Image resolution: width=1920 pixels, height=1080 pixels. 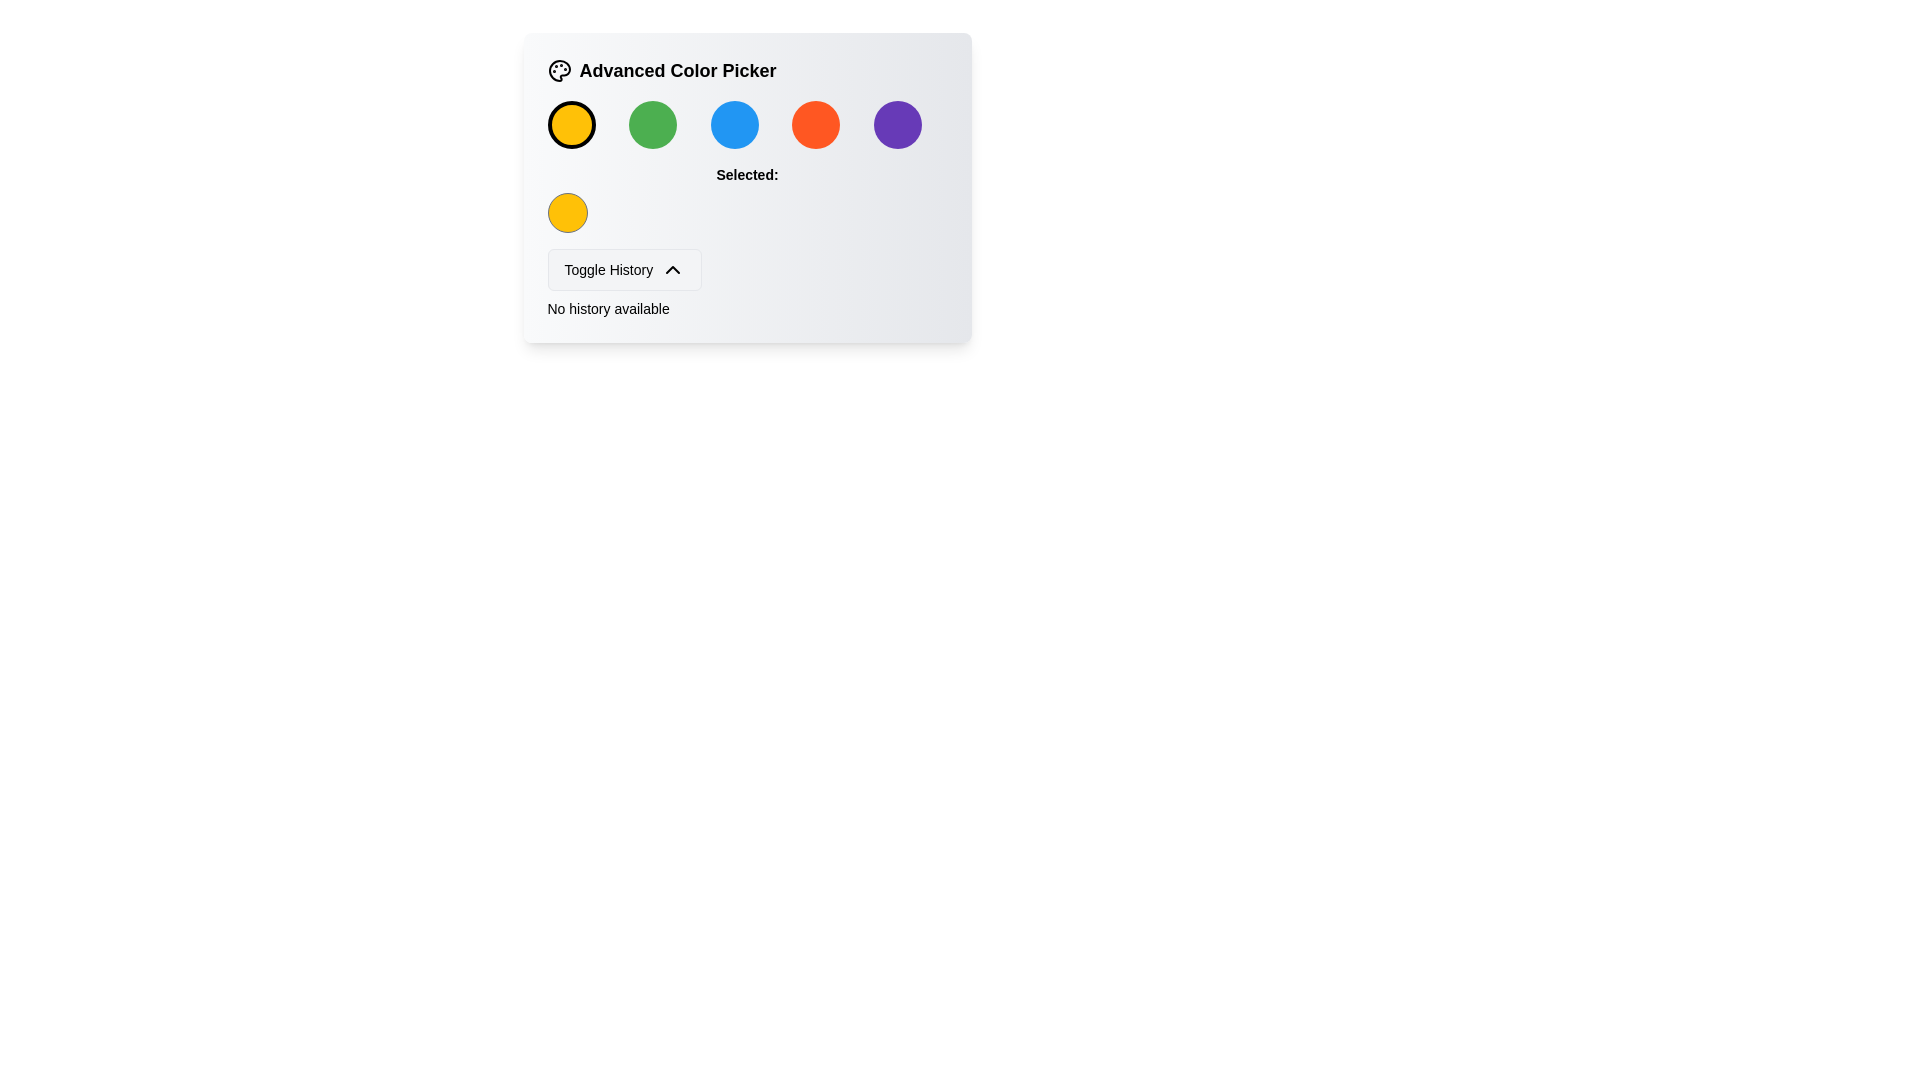 What do you see at coordinates (746, 173) in the screenshot?
I see `text content of the label displaying 'Selected:' which is bold and positioned above a circular color swatch` at bounding box center [746, 173].